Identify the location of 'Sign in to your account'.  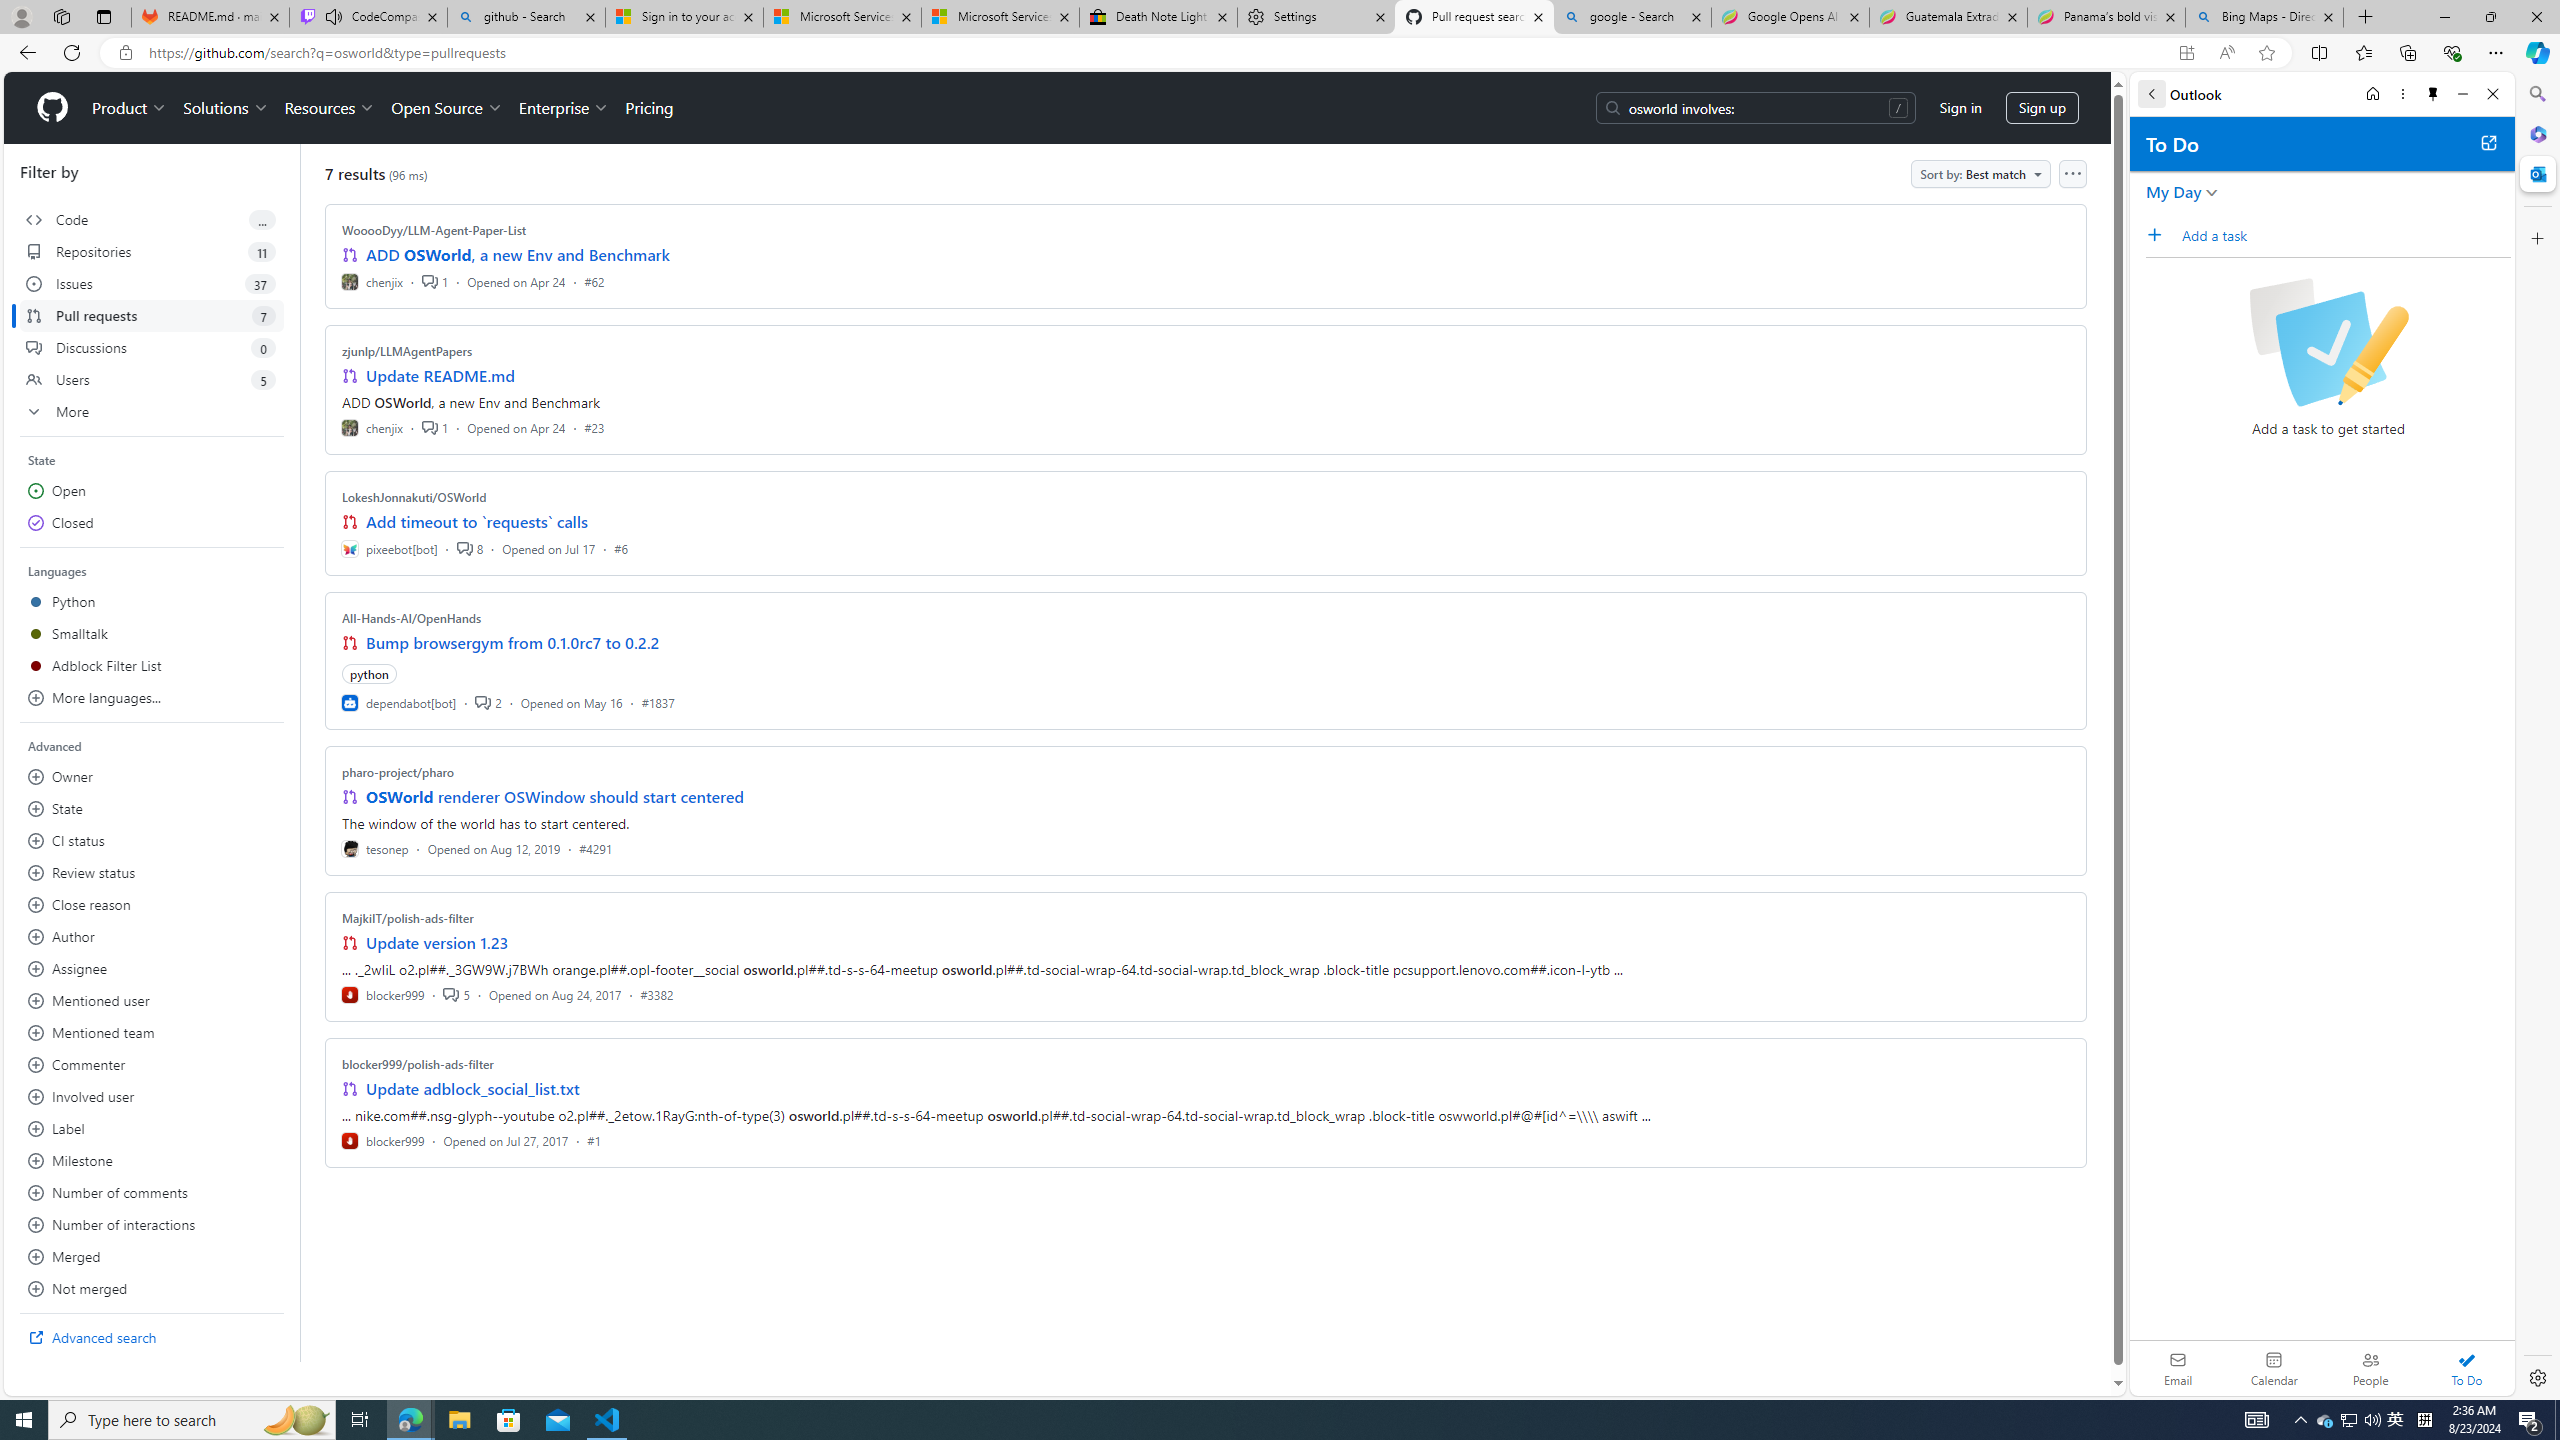
(684, 16).